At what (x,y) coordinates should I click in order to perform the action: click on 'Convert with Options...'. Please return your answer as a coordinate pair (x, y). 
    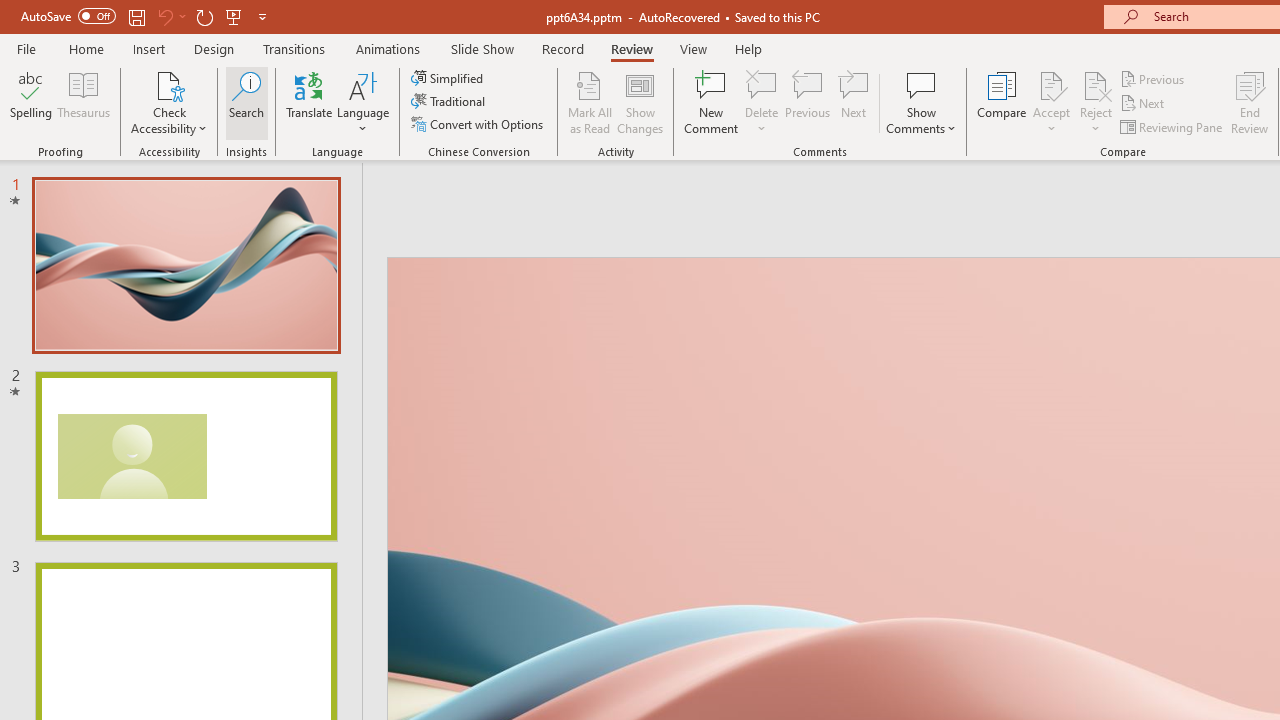
    Looking at the image, I should click on (478, 124).